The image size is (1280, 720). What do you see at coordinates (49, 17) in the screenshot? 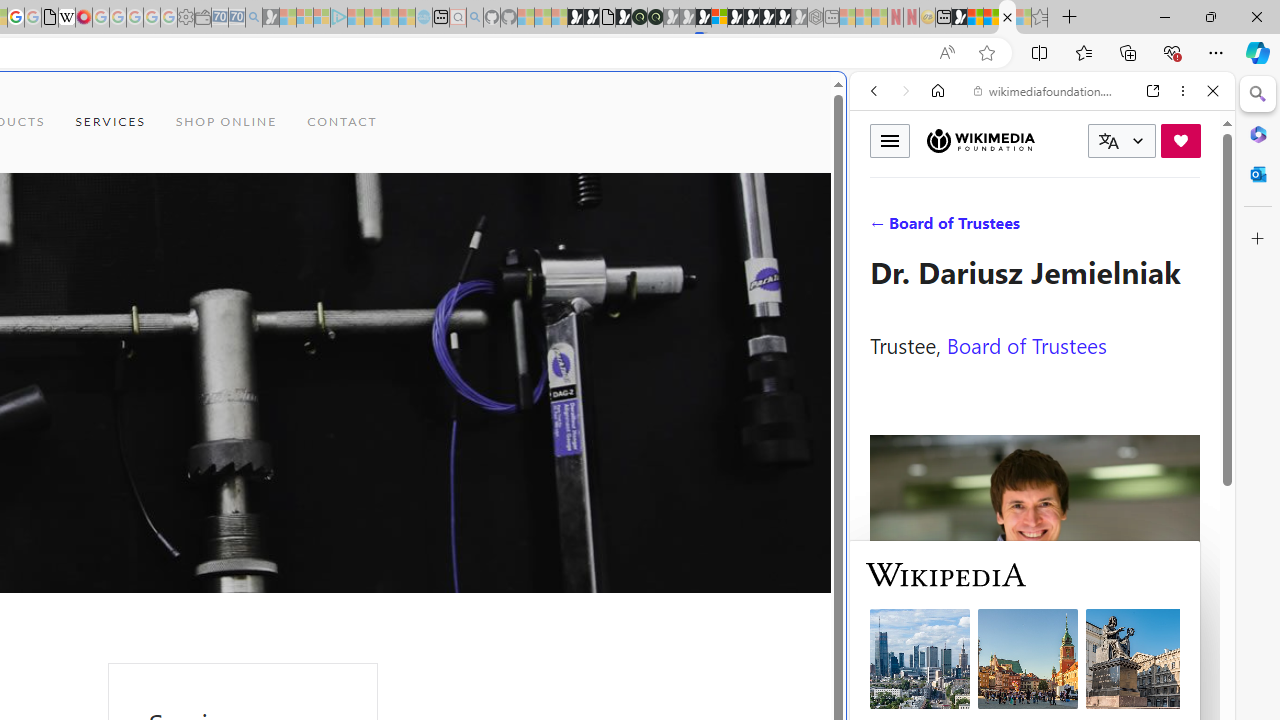
I see `'google_privacy_policy_zh-CN.pdf'` at bounding box center [49, 17].